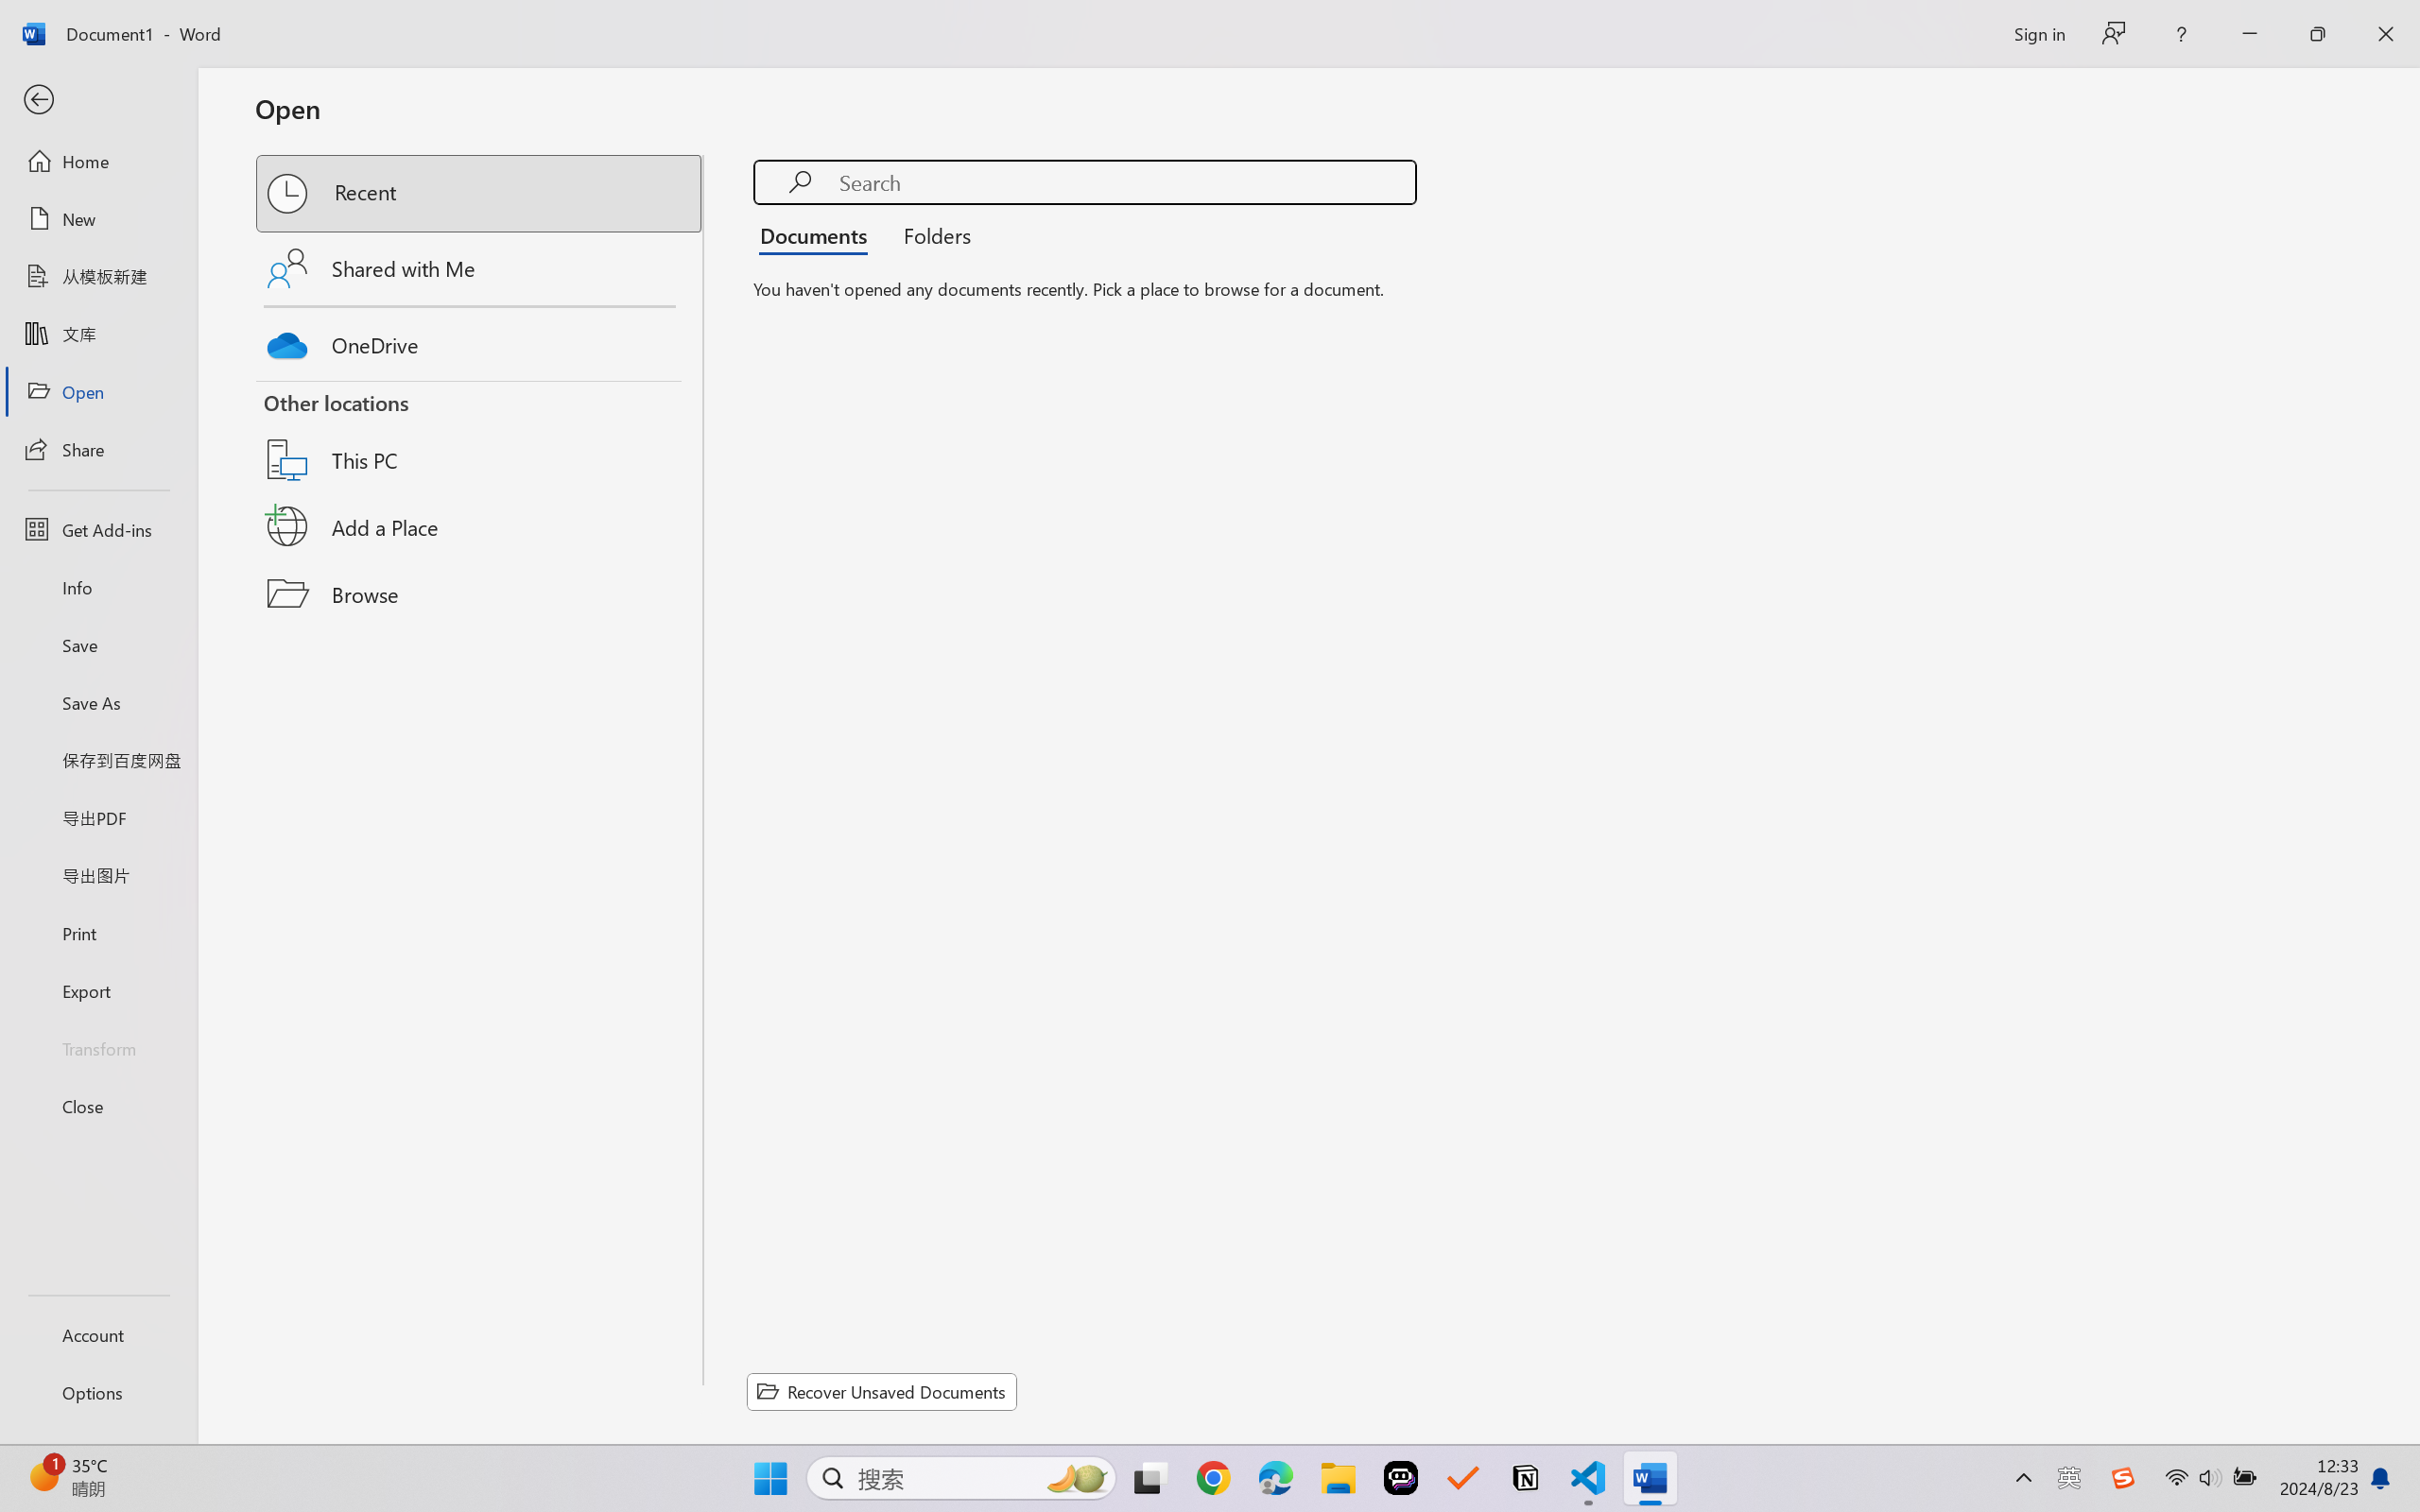 Image resolution: width=2420 pixels, height=1512 pixels. Describe the element at coordinates (480, 192) in the screenshot. I see `'Recent'` at that location.